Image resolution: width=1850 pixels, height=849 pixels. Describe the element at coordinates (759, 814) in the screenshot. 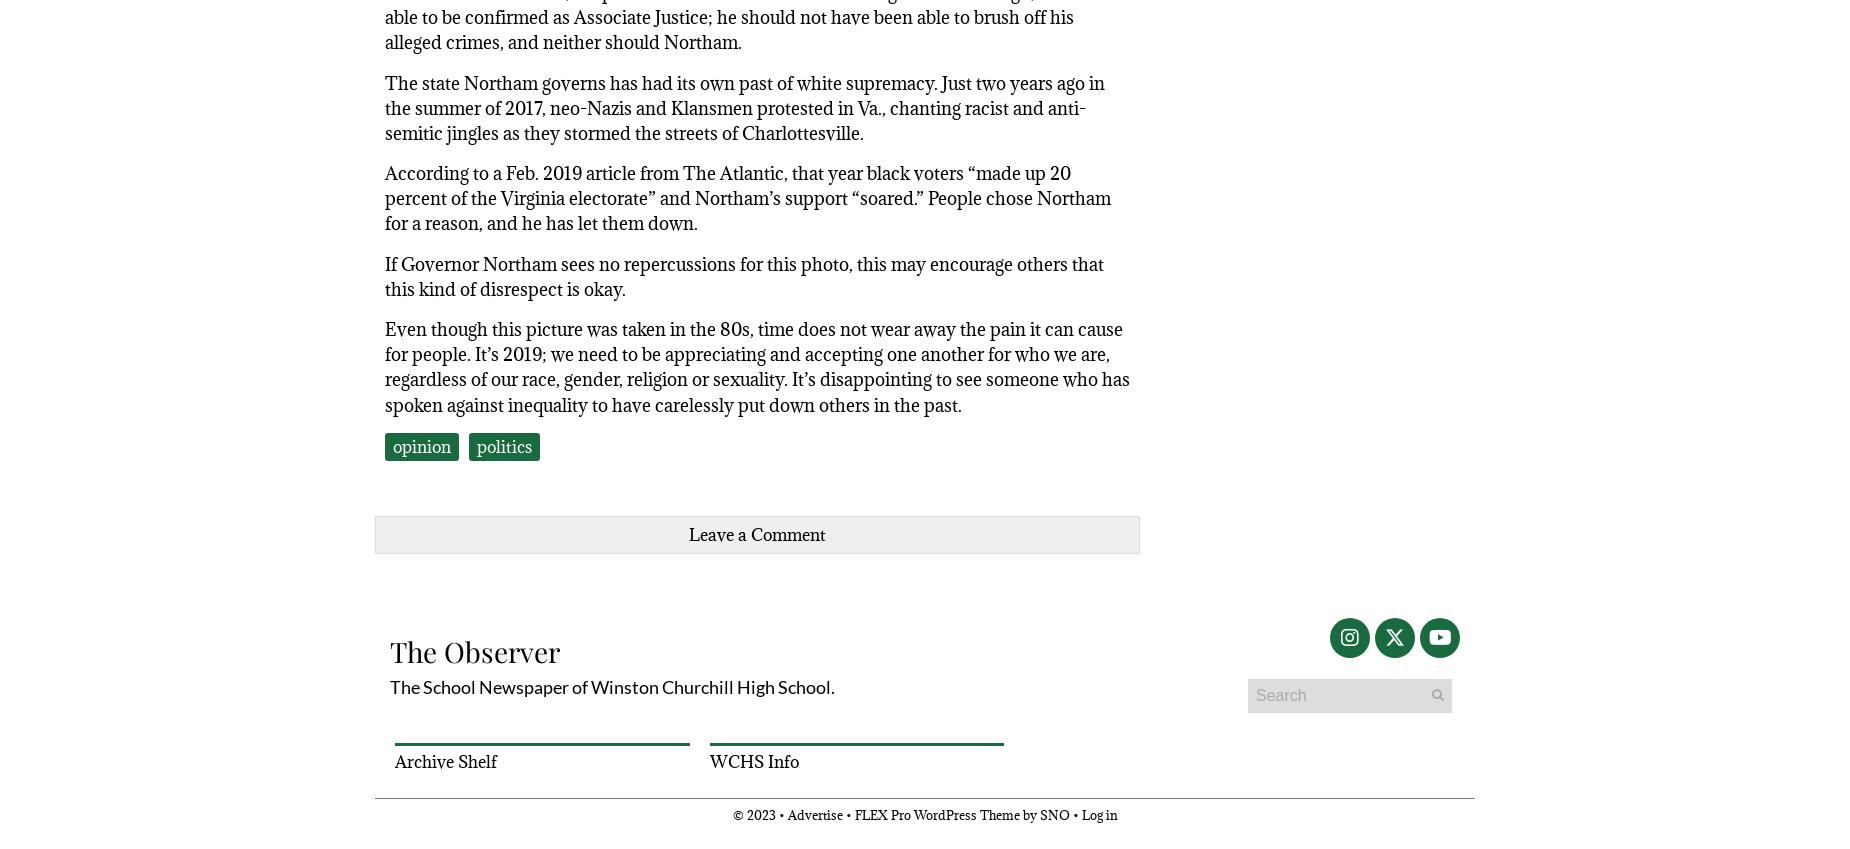

I see `'© 2023  •'` at that location.